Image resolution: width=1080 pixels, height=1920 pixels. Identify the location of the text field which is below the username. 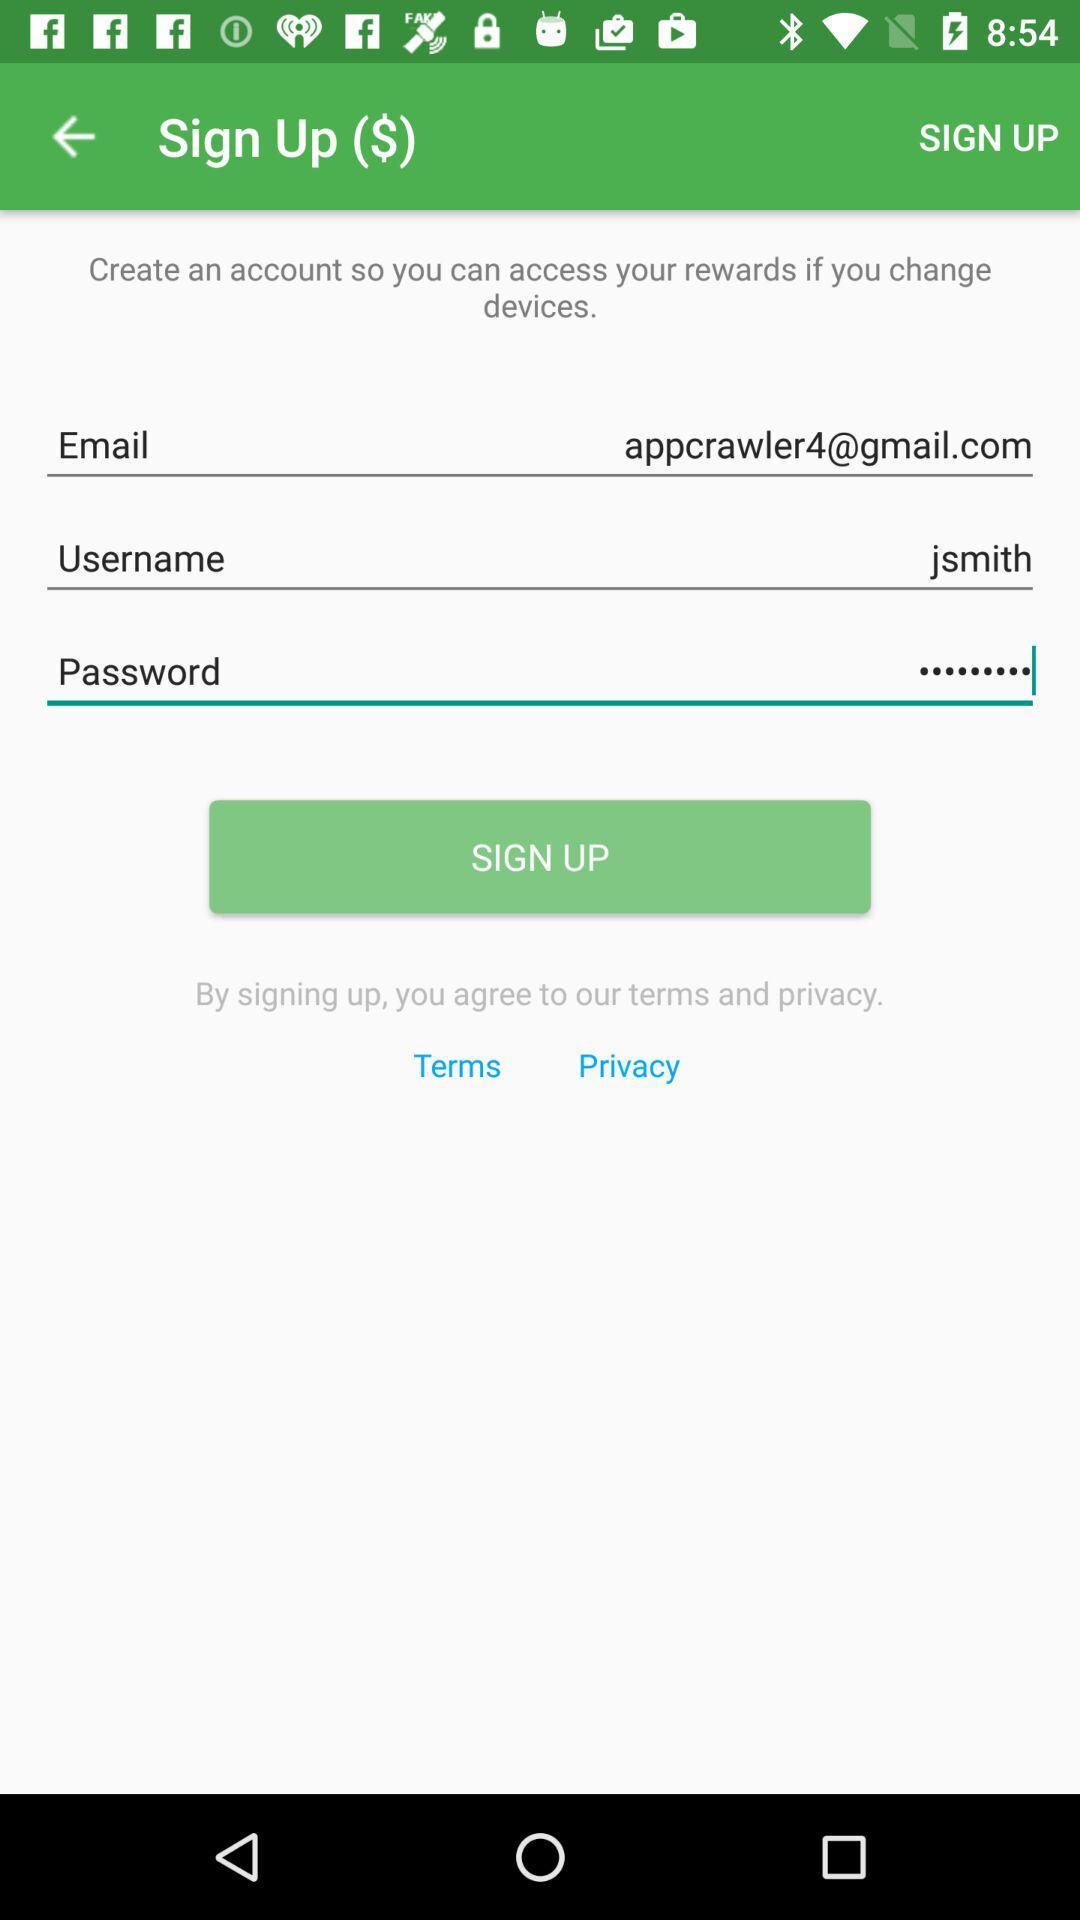
(540, 667).